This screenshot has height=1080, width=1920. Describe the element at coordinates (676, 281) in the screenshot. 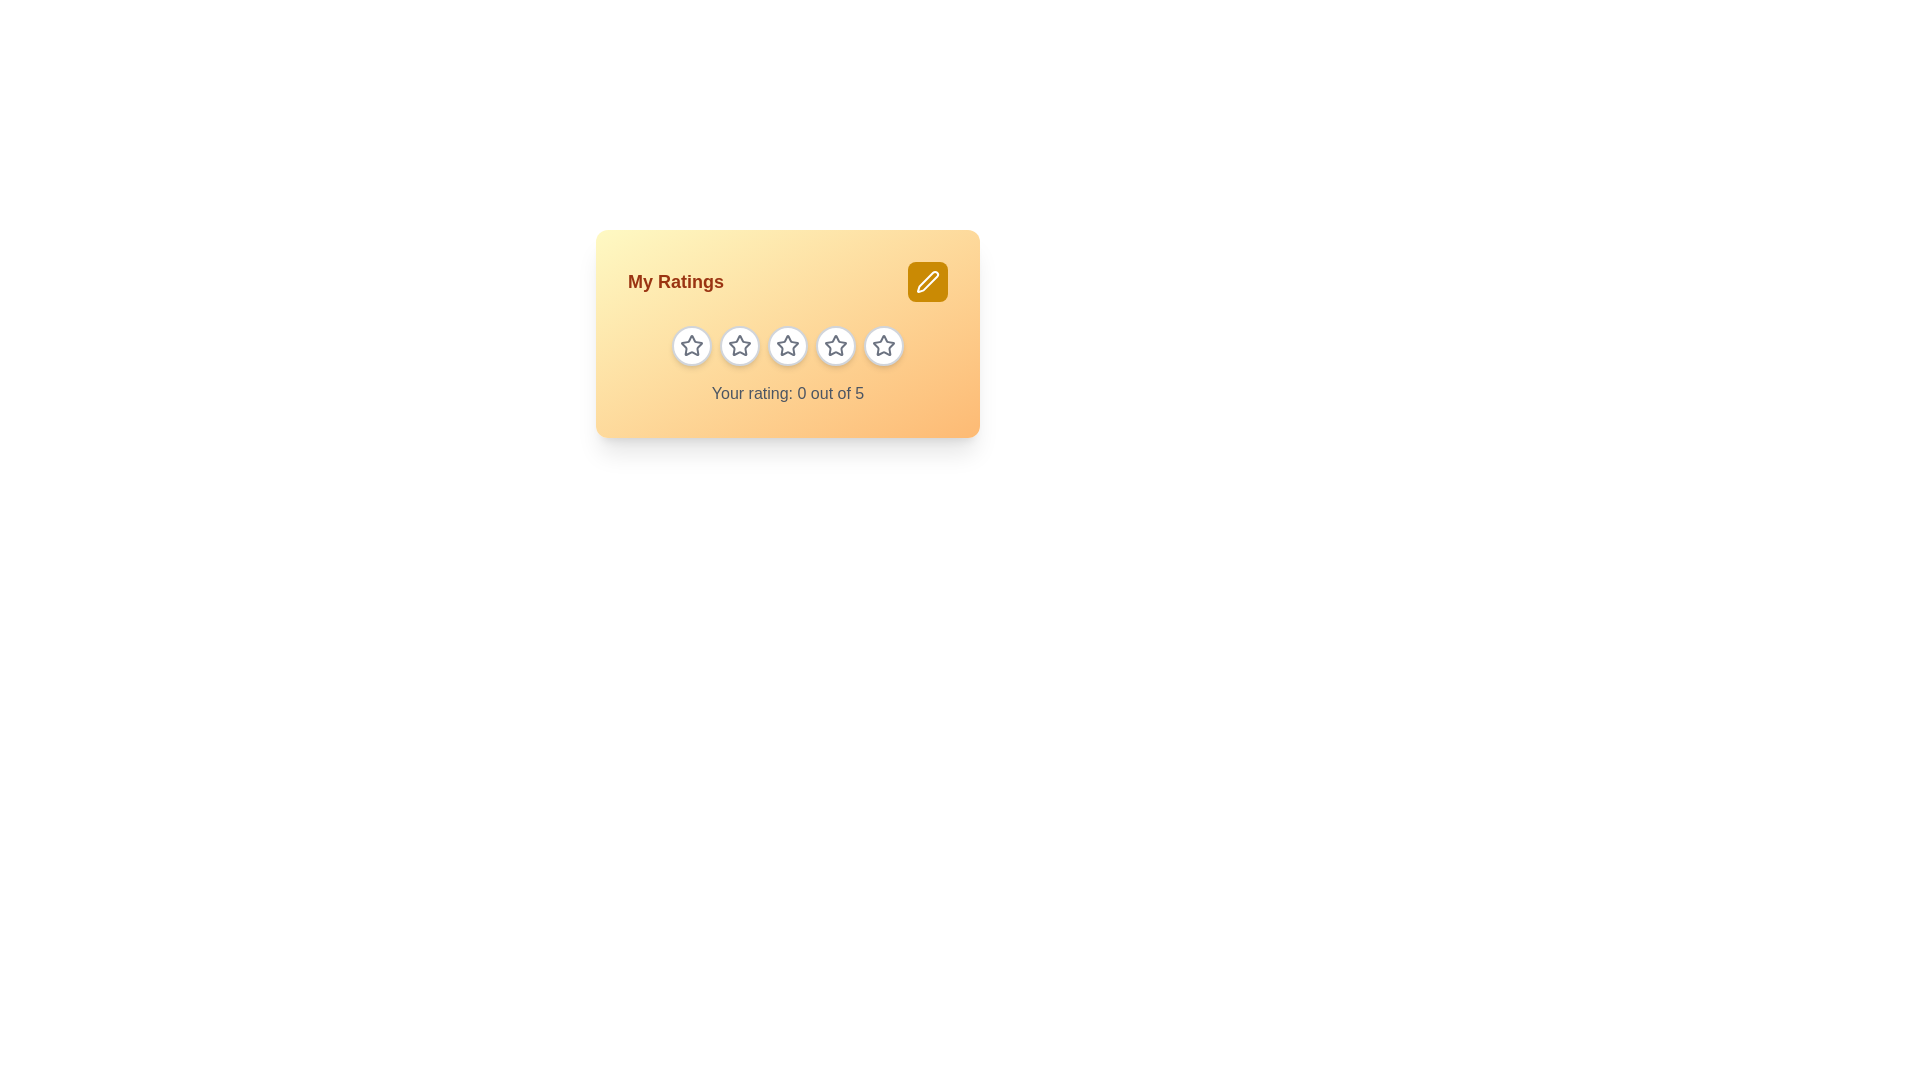

I see `the text label displaying 'My Ratings' in bold, deep orange font, located near the top-left corner above the star icons` at that location.